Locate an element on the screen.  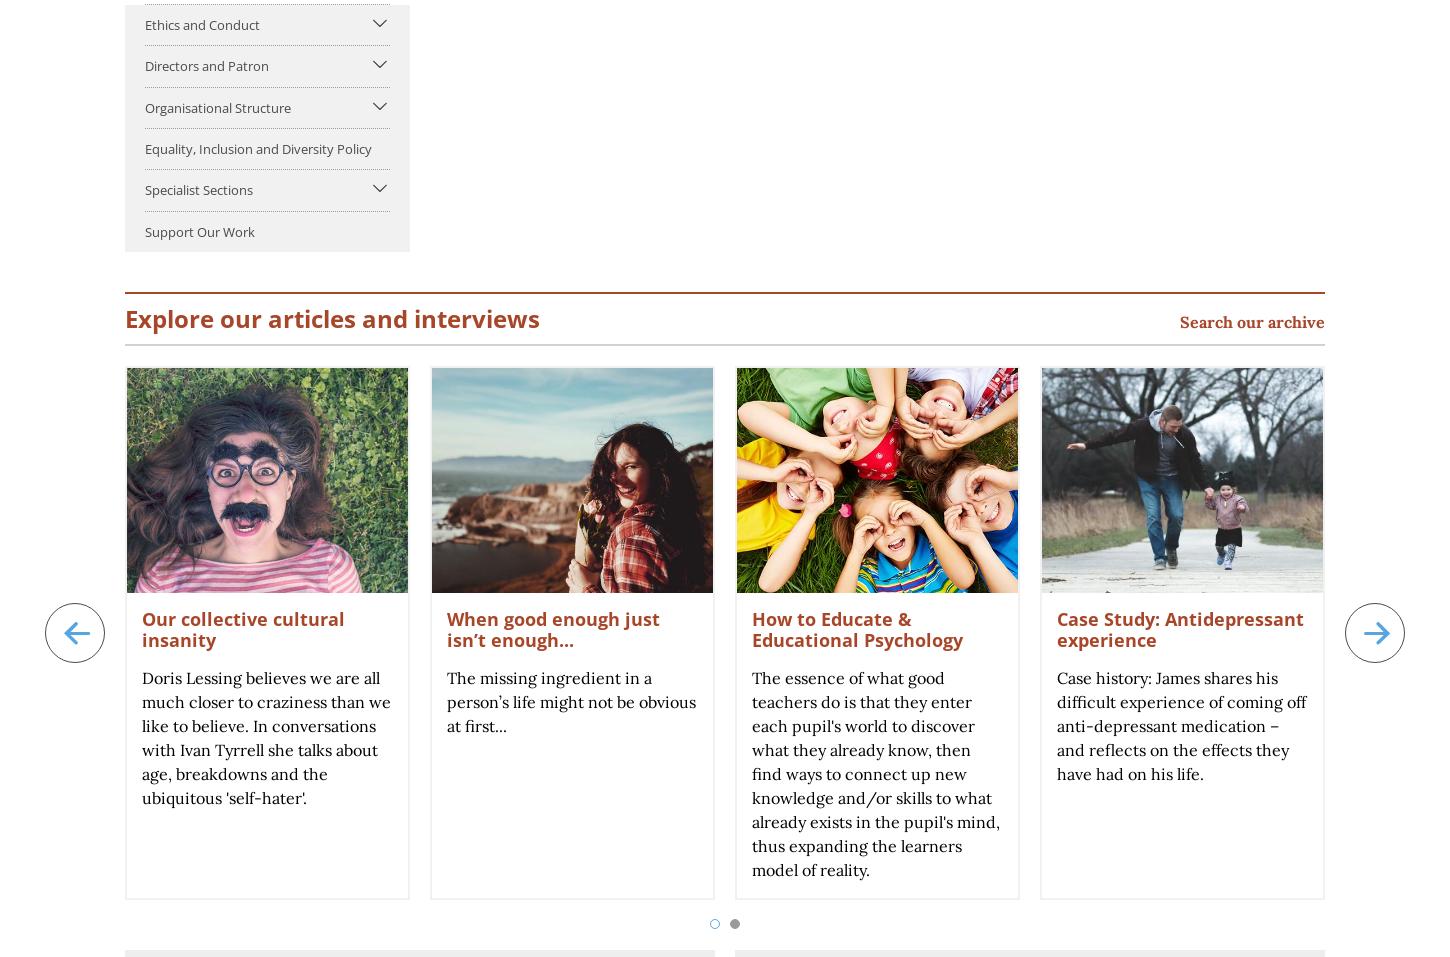
'Explore our articles and interviews' is located at coordinates (332, 317).